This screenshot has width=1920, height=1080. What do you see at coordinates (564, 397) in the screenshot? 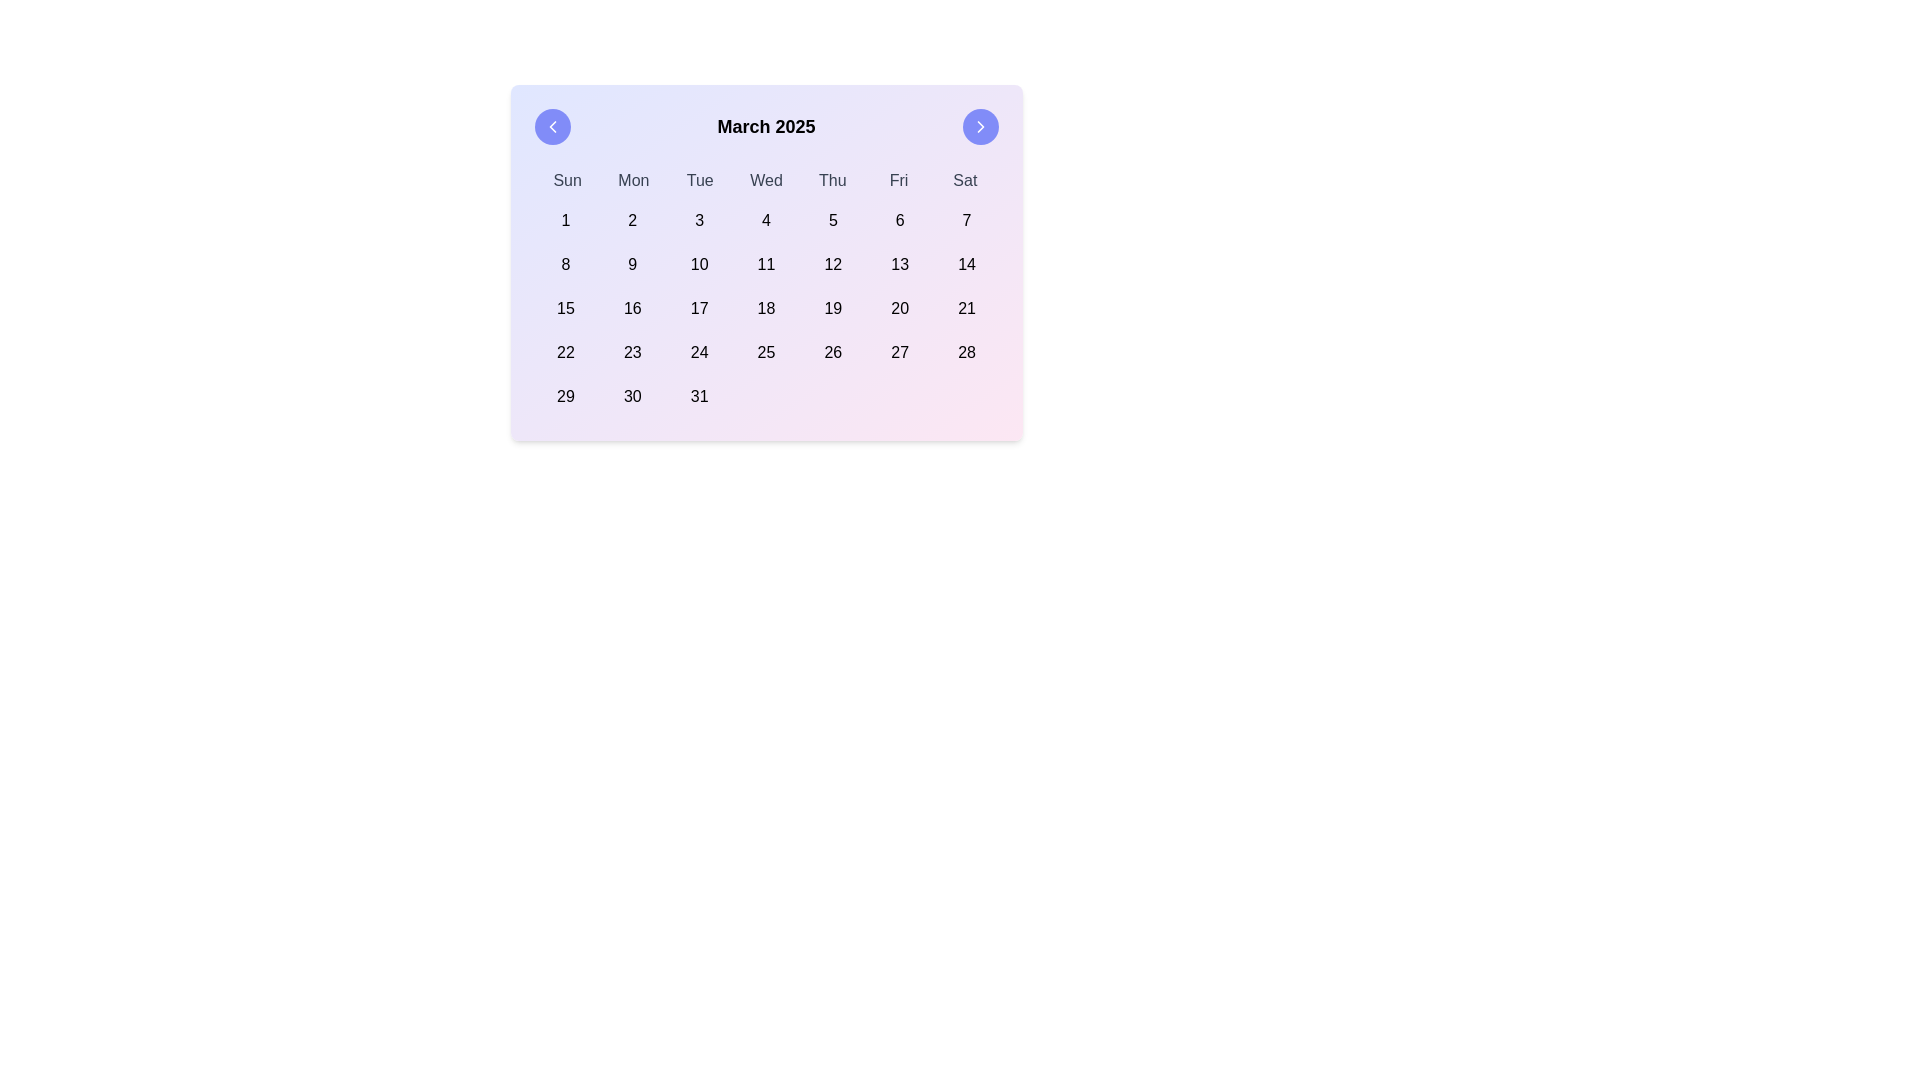
I see `the clickable calendar date cell representing the date '29'` at bounding box center [564, 397].